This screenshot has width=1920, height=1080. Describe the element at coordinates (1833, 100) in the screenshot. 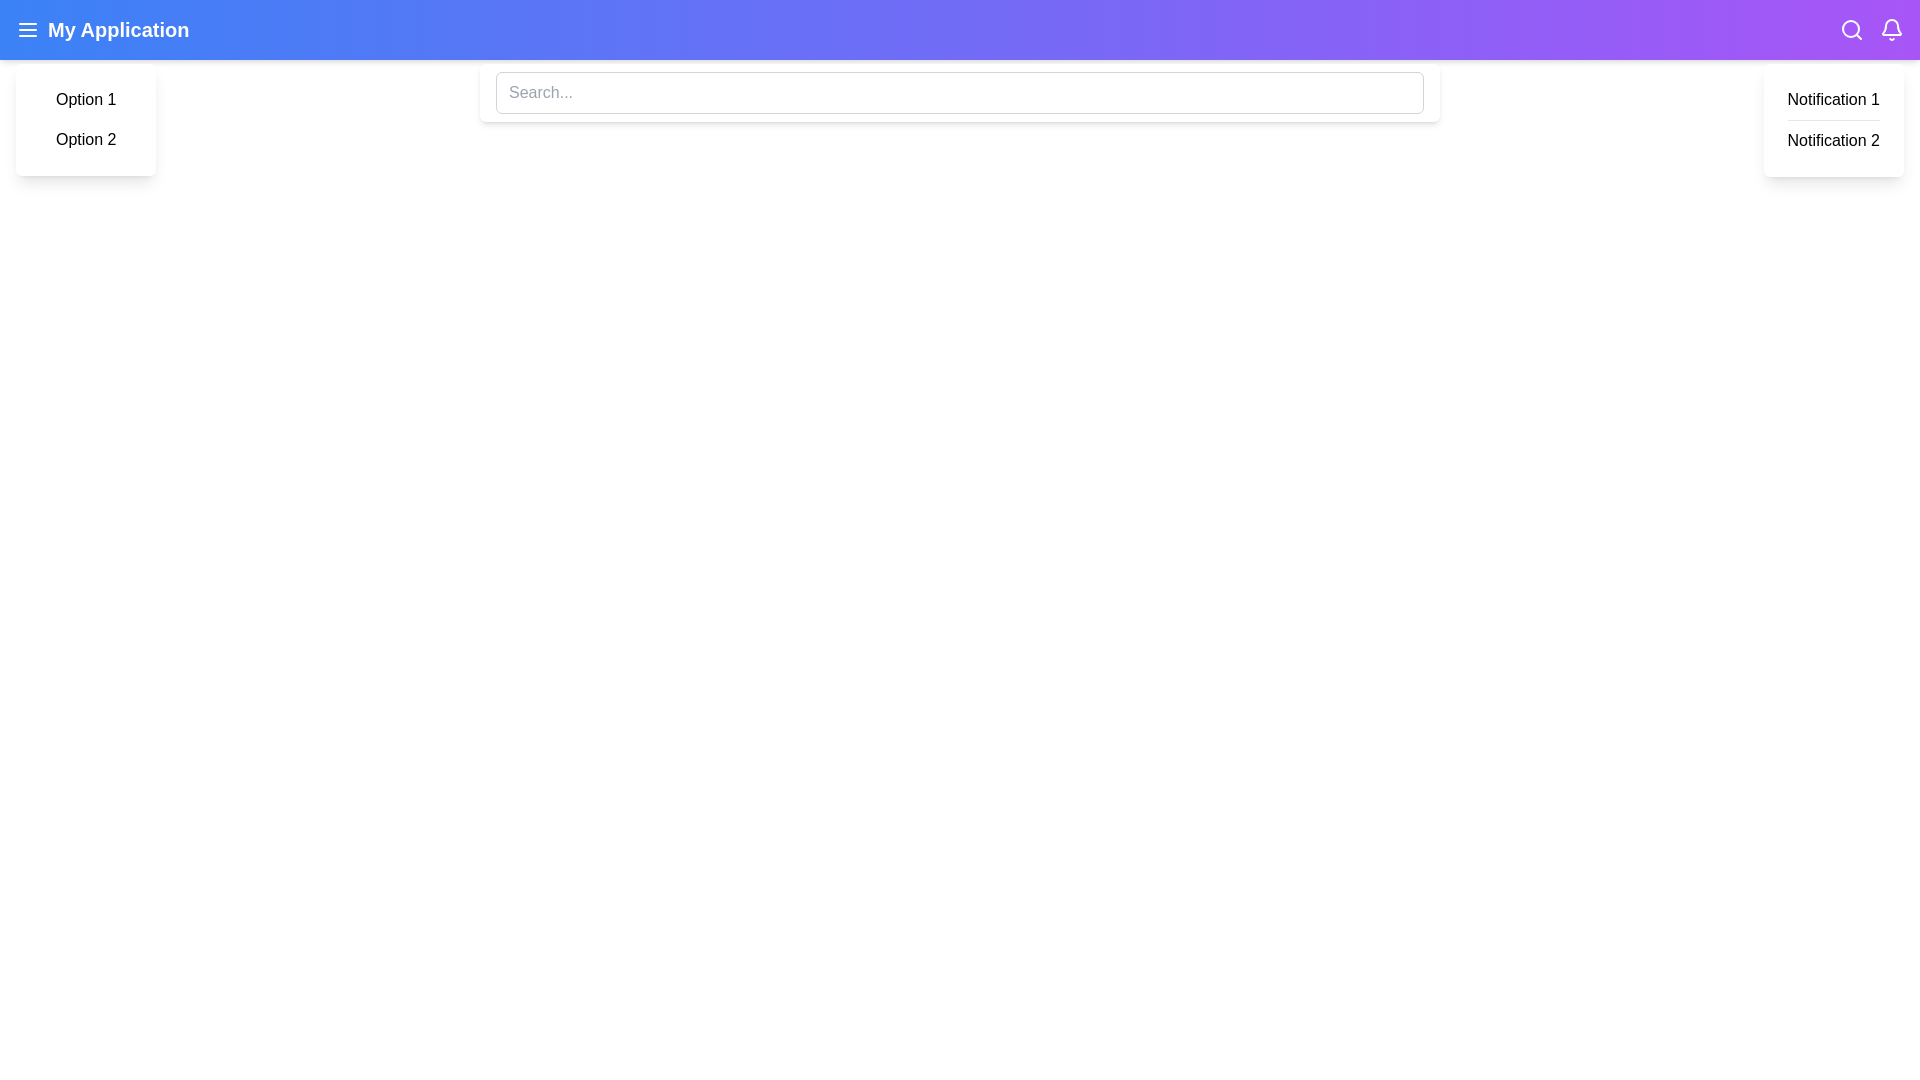

I see `the text label displaying 'Notification 1', which is styled with a simple sans-serif font and is positioned at the top of a vertical stack of notification labels in the top-right corner of the interface` at that location.